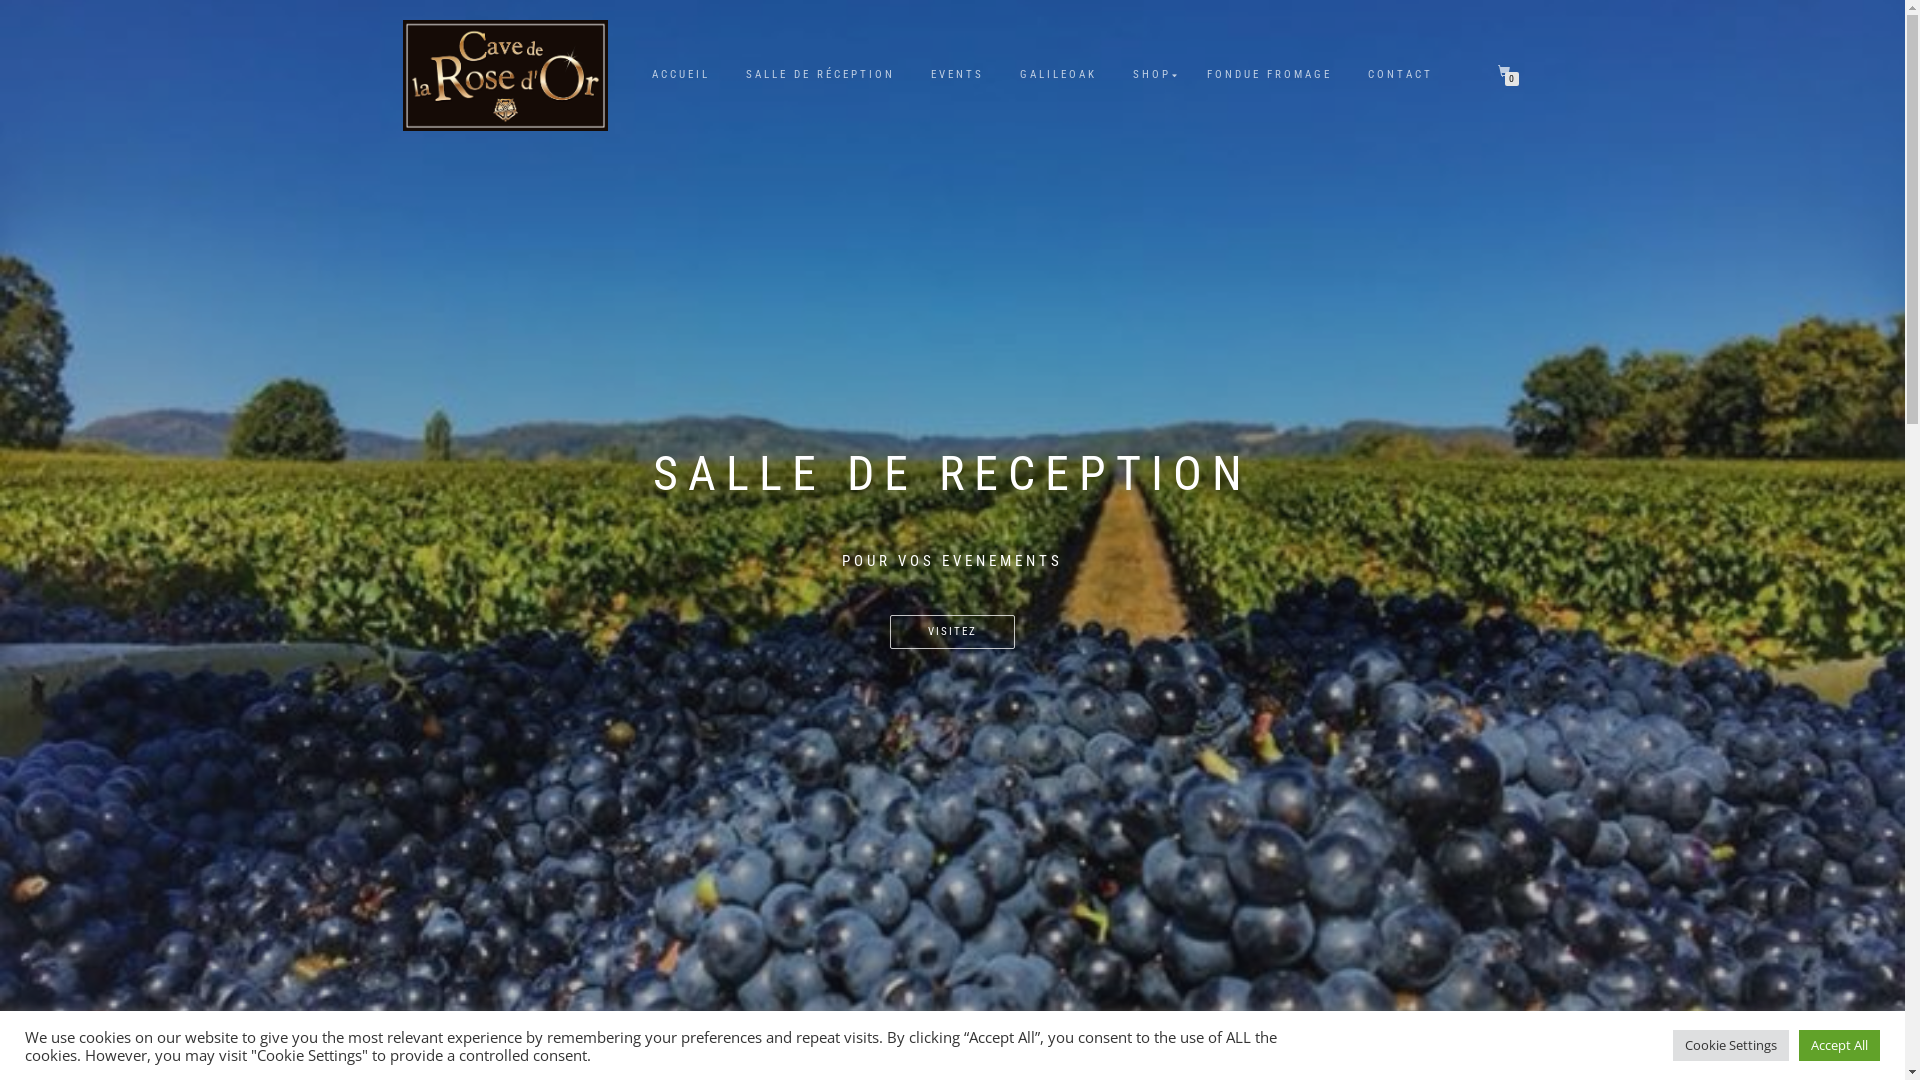 The image size is (1920, 1080). Describe the element at coordinates (925, 1037) in the screenshot. I see `'1'` at that location.